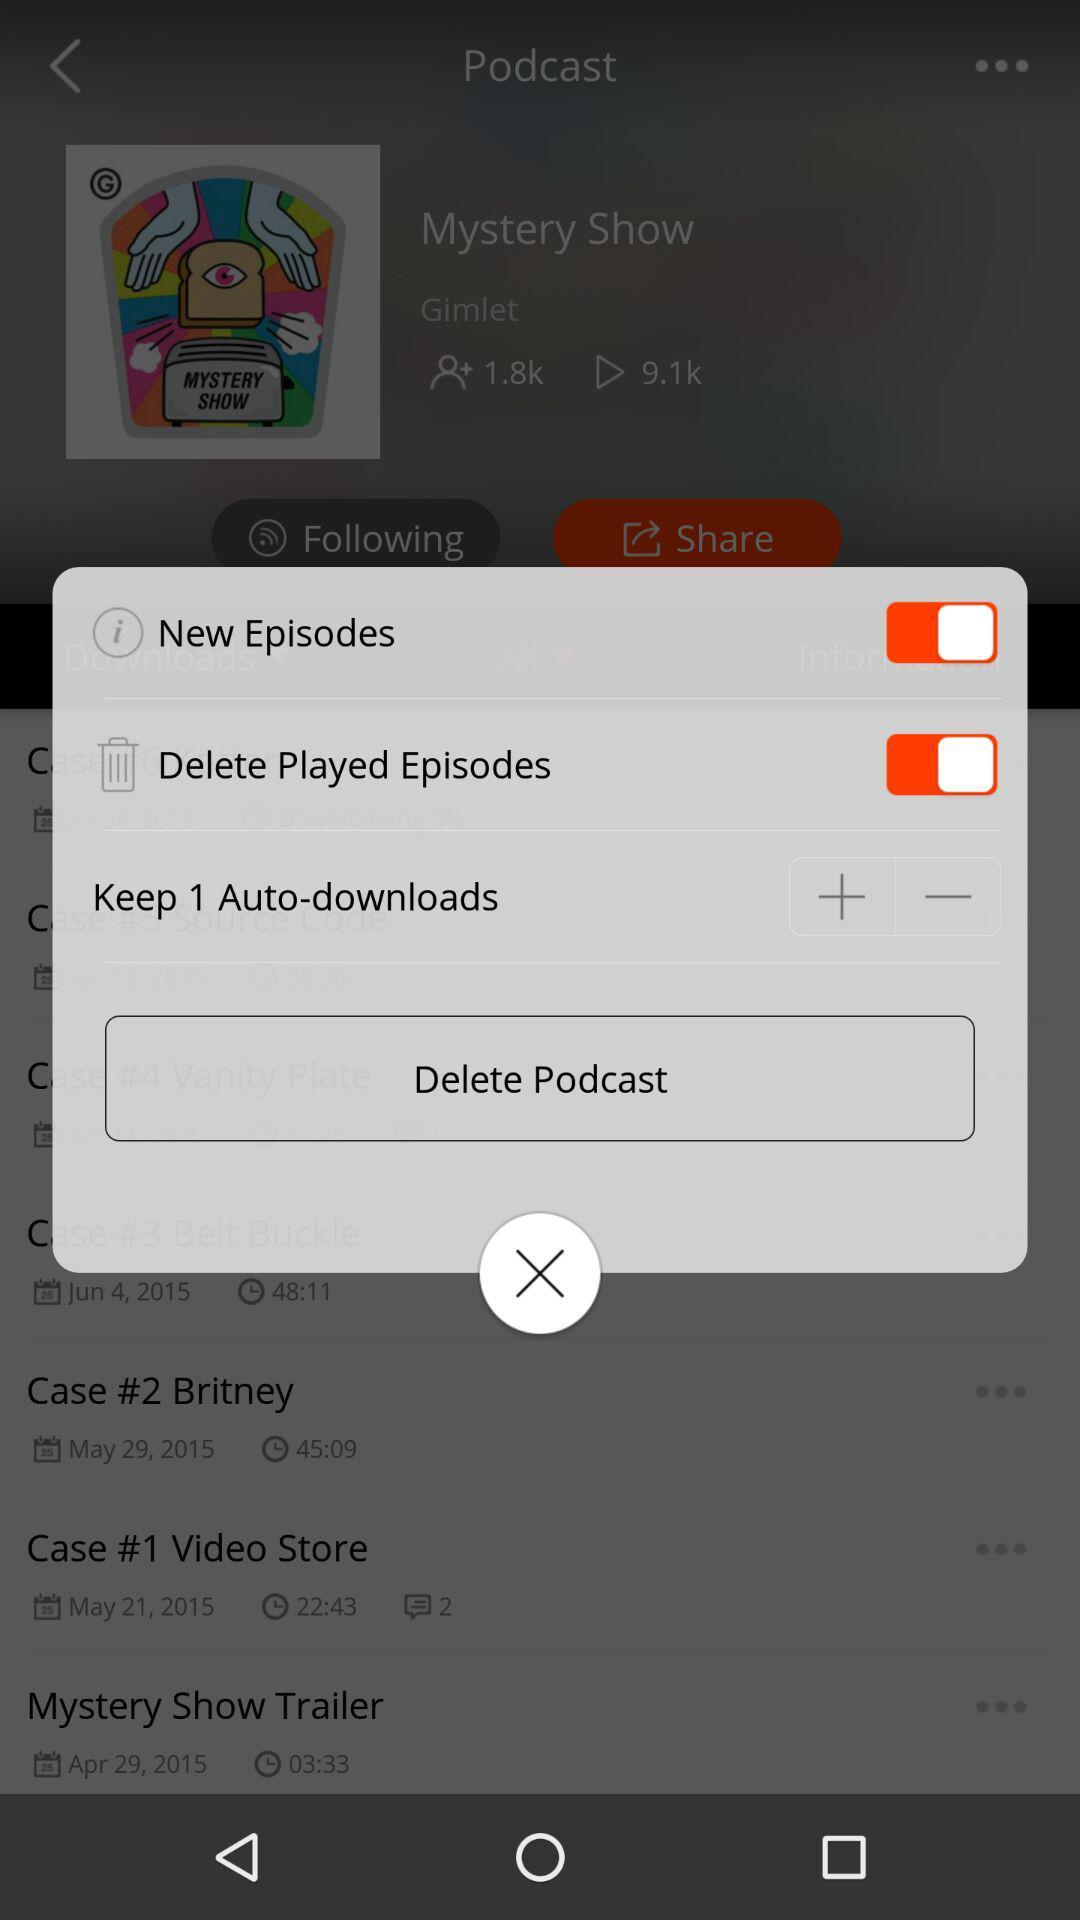 The image size is (1080, 1920). I want to click on the minus icon, so click(947, 895).